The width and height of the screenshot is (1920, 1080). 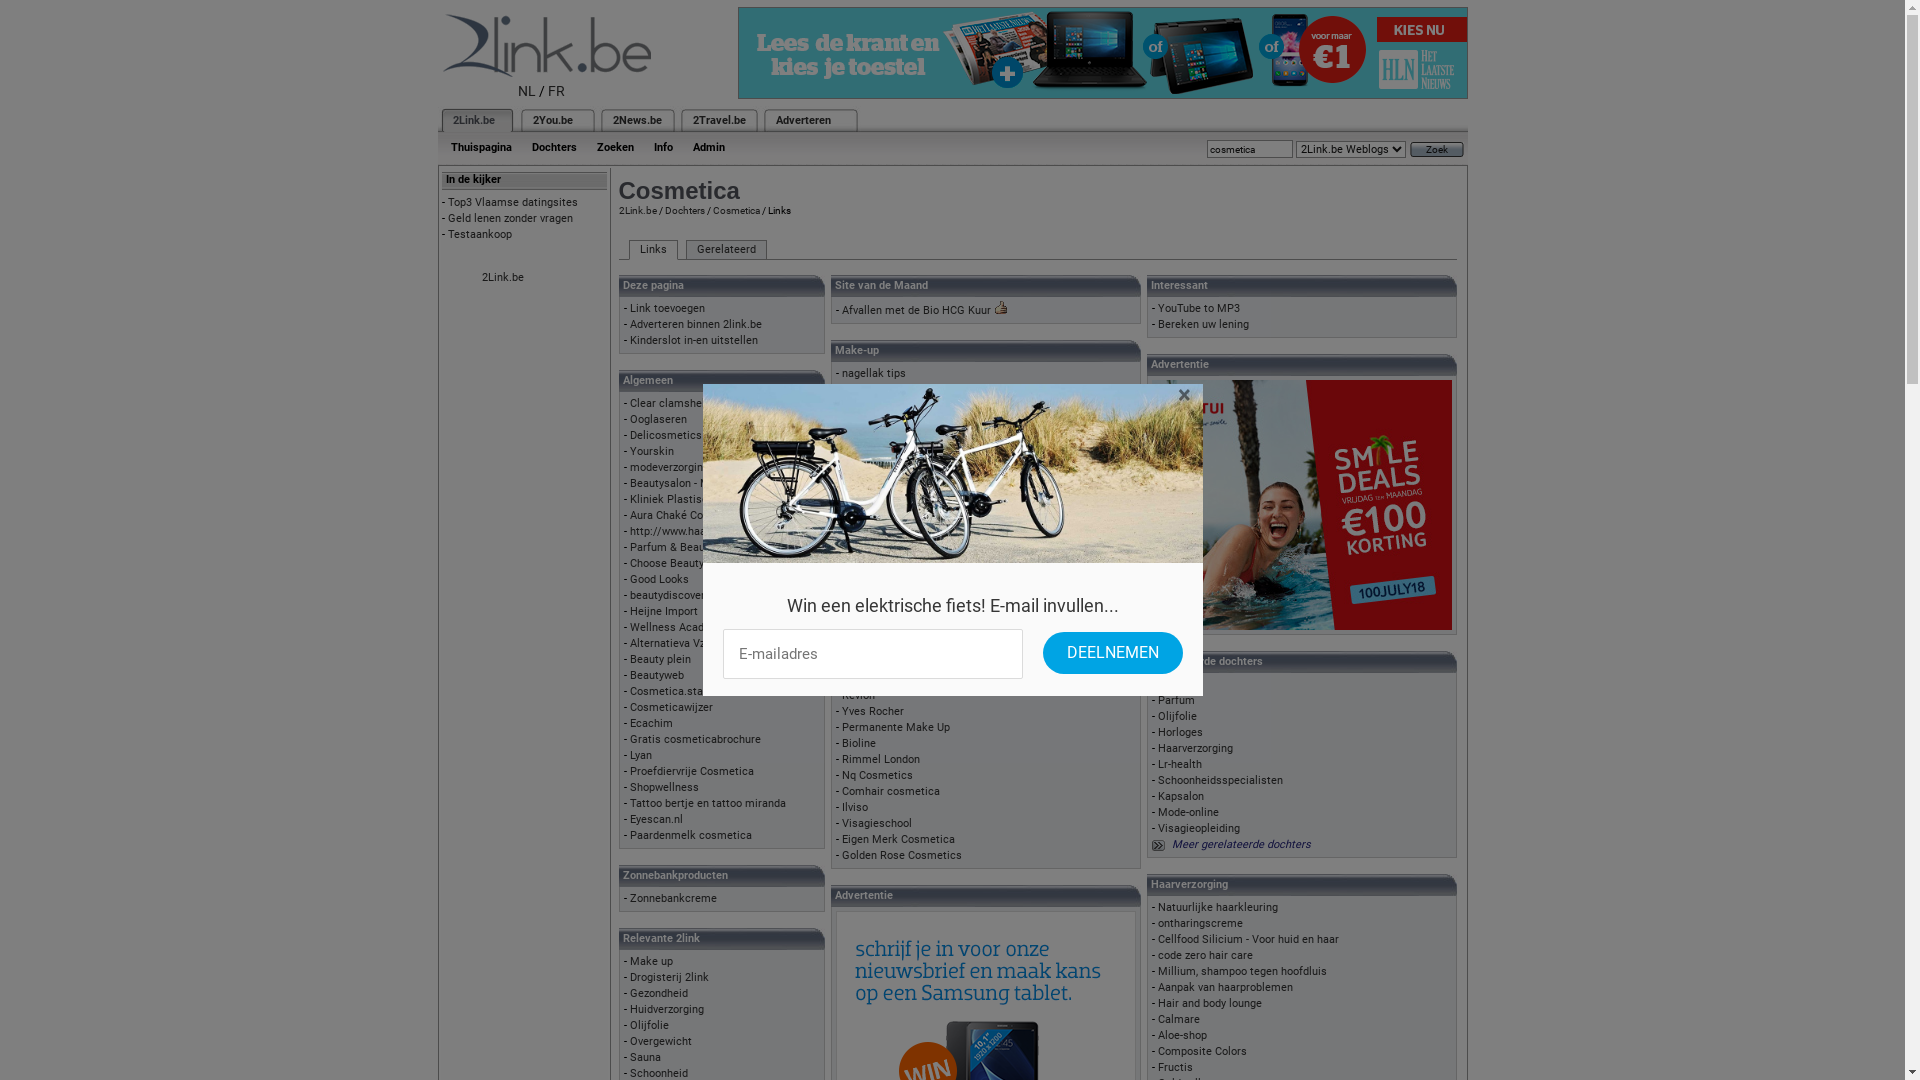 I want to click on 'Ecachim', so click(x=651, y=723).